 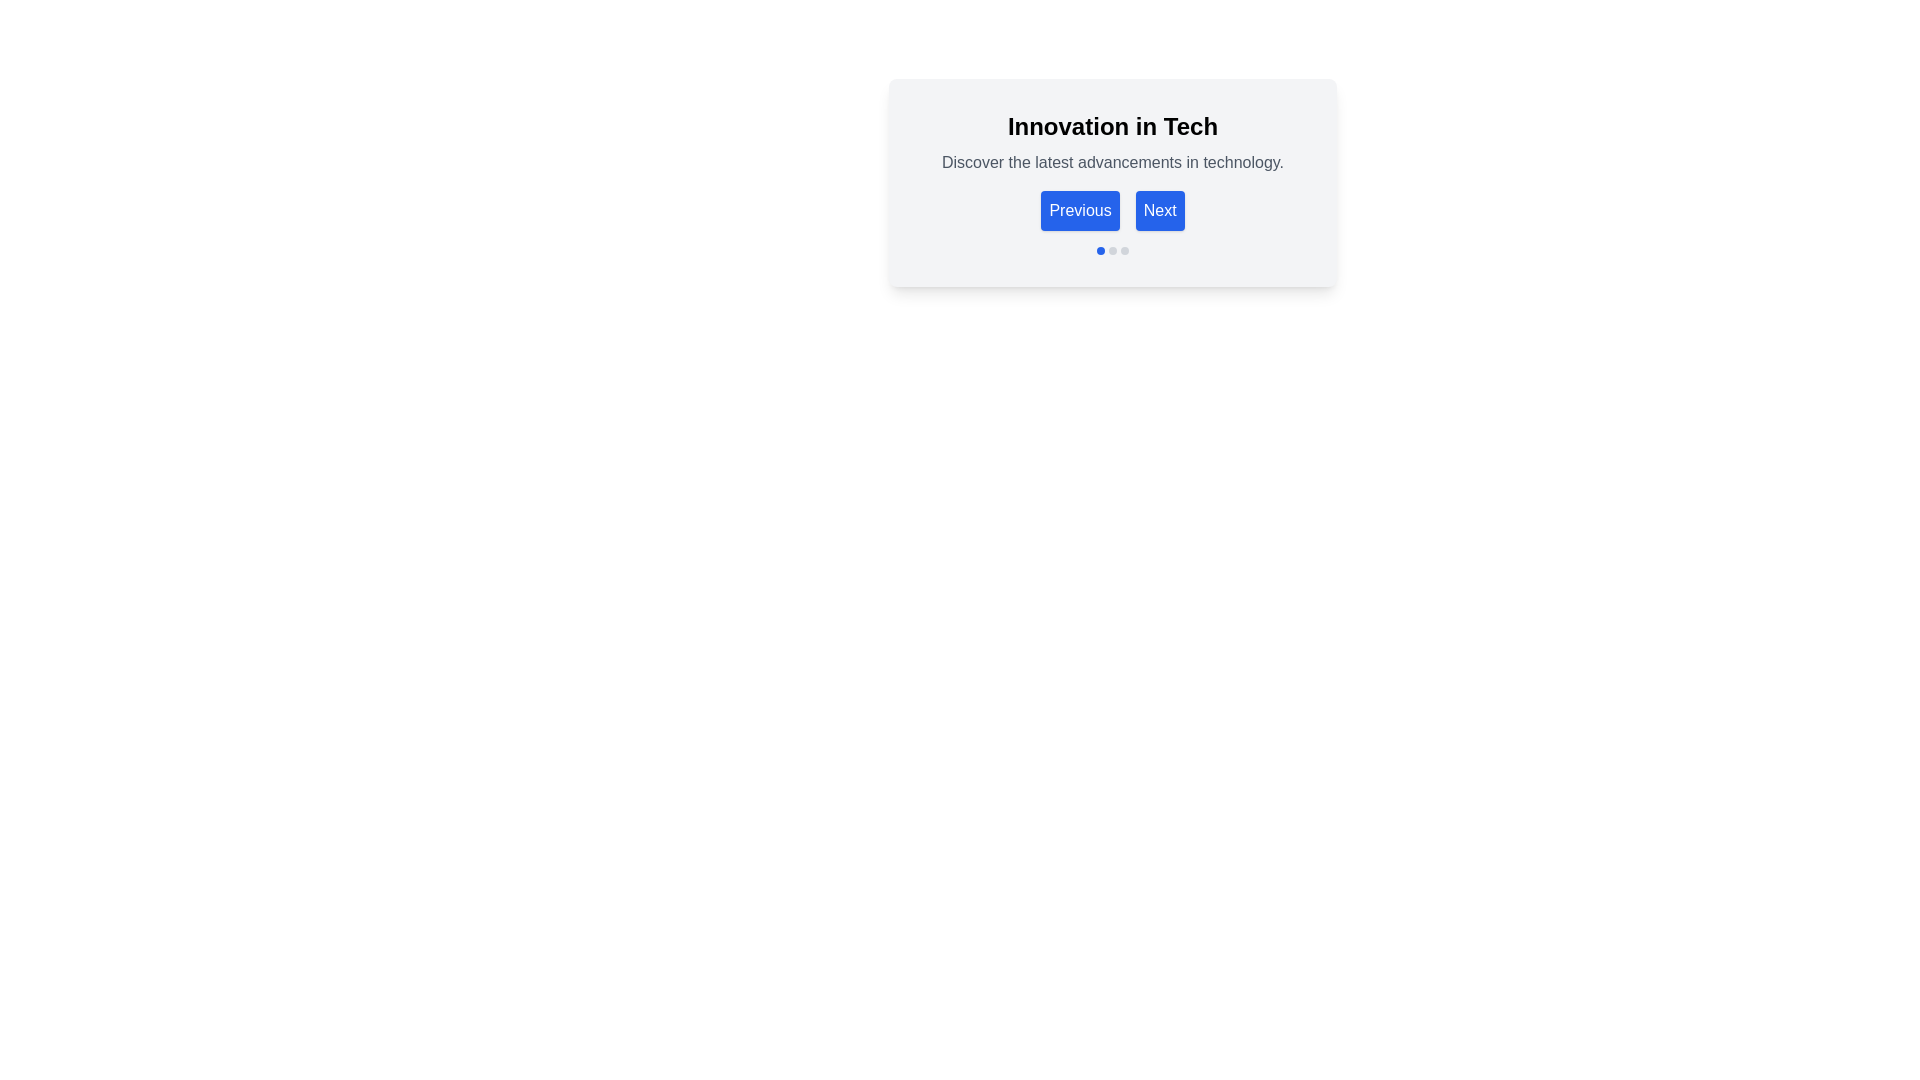 What do you see at coordinates (1112, 169) in the screenshot?
I see `text content of the Navigation section located below the title 'Innovation in Tech' and above the circular indicators, which contains 'Previous' and 'Next' buttons for navigation` at bounding box center [1112, 169].